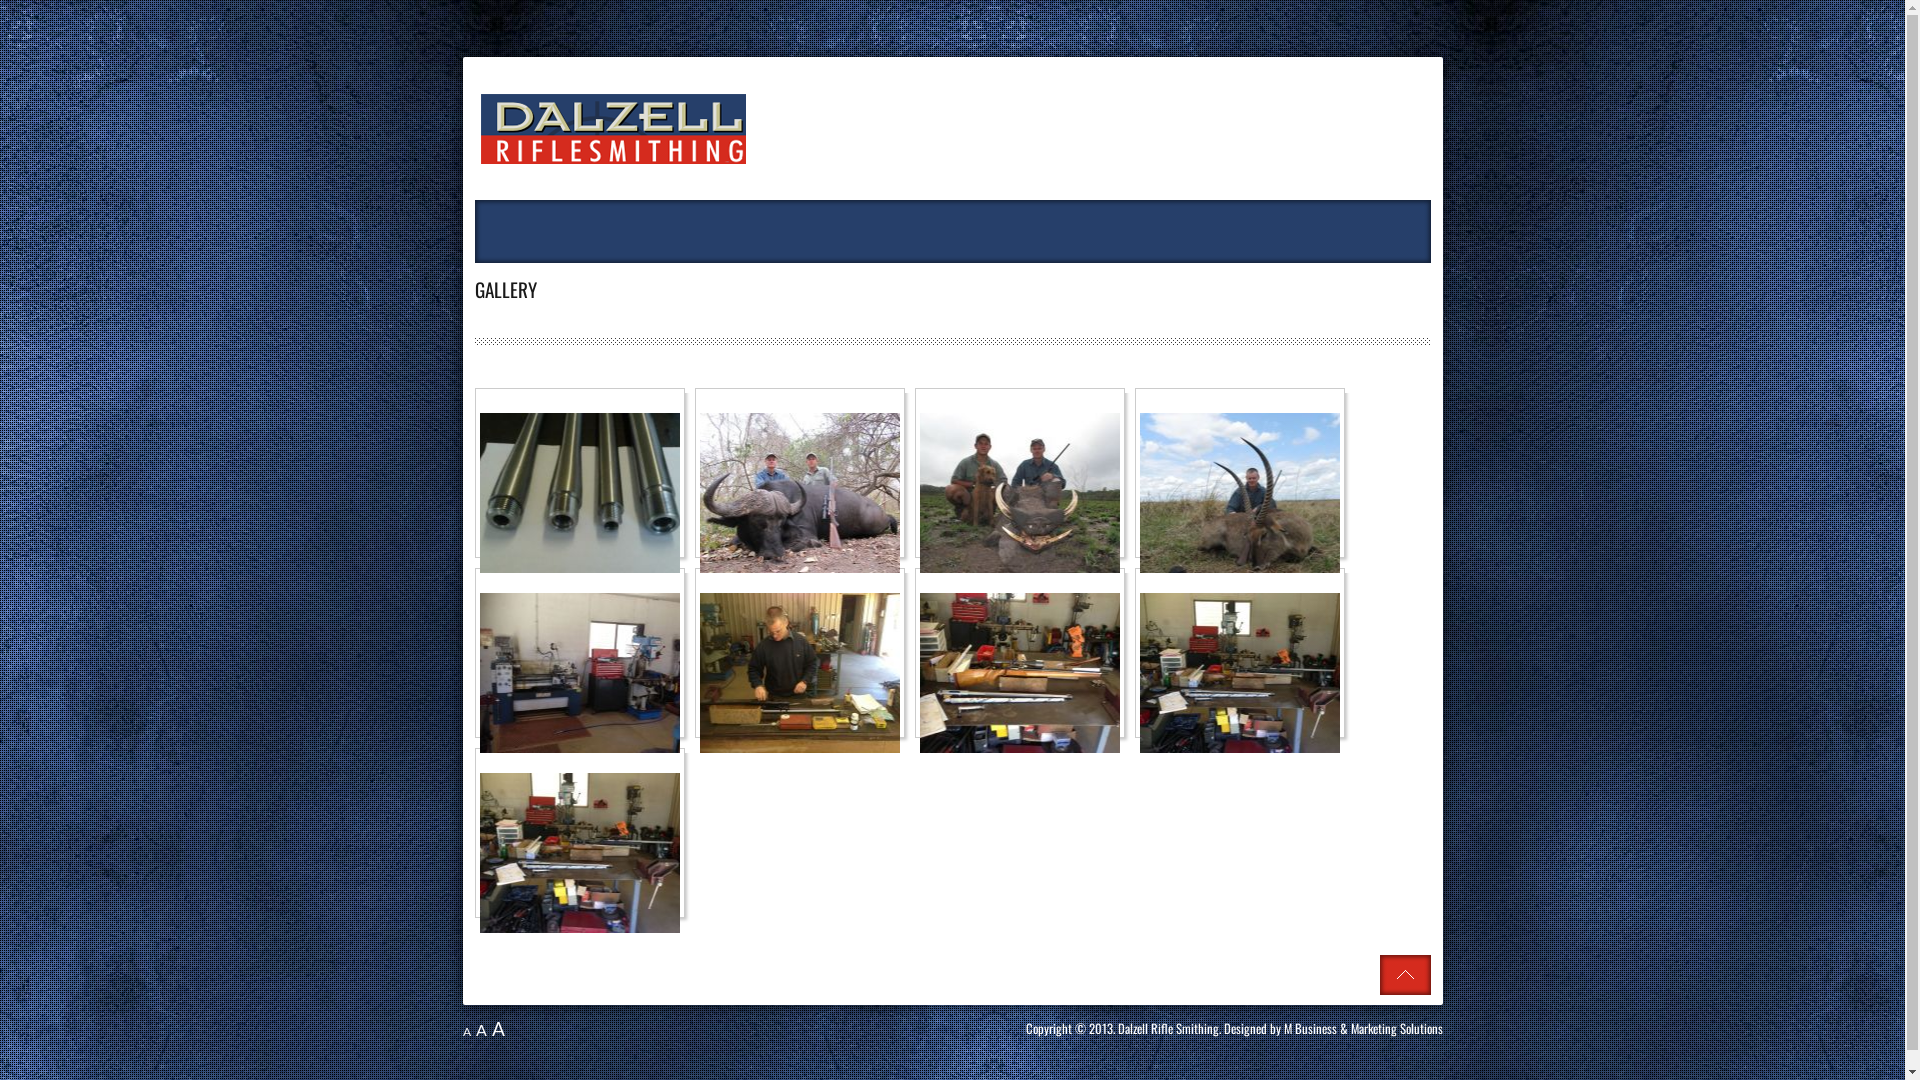 This screenshot has height=1080, width=1920. What do you see at coordinates (481, 1029) in the screenshot?
I see `'A'` at bounding box center [481, 1029].